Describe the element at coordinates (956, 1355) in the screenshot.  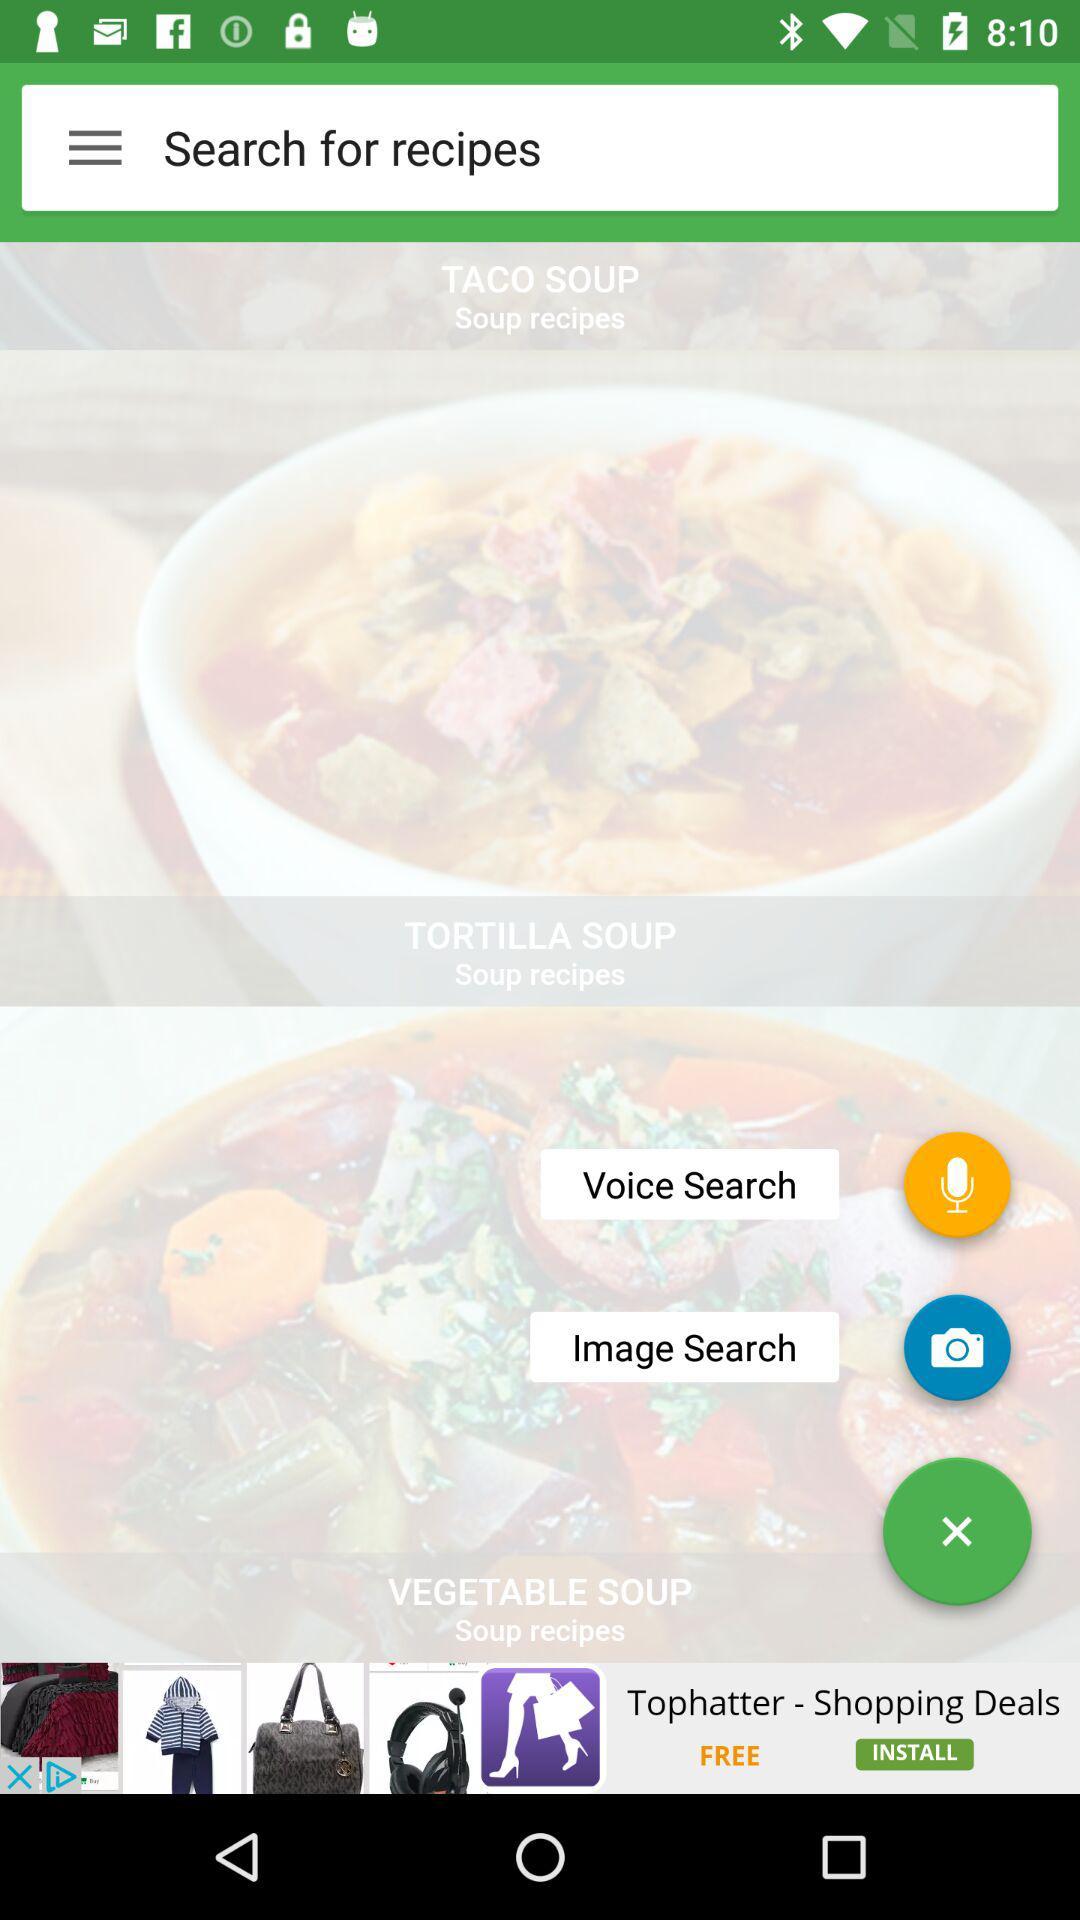
I see `the photo icon` at that location.